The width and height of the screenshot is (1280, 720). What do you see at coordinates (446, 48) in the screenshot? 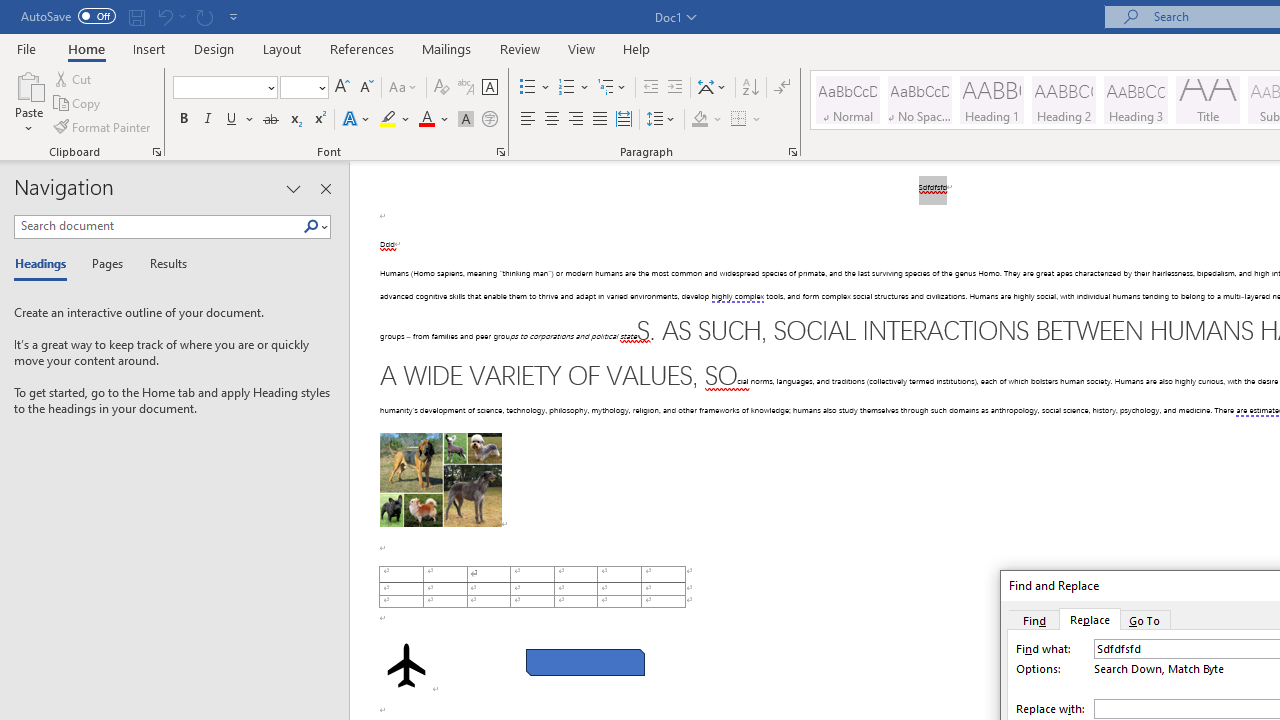
I see `'Mailings'` at bounding box center [446, 48].